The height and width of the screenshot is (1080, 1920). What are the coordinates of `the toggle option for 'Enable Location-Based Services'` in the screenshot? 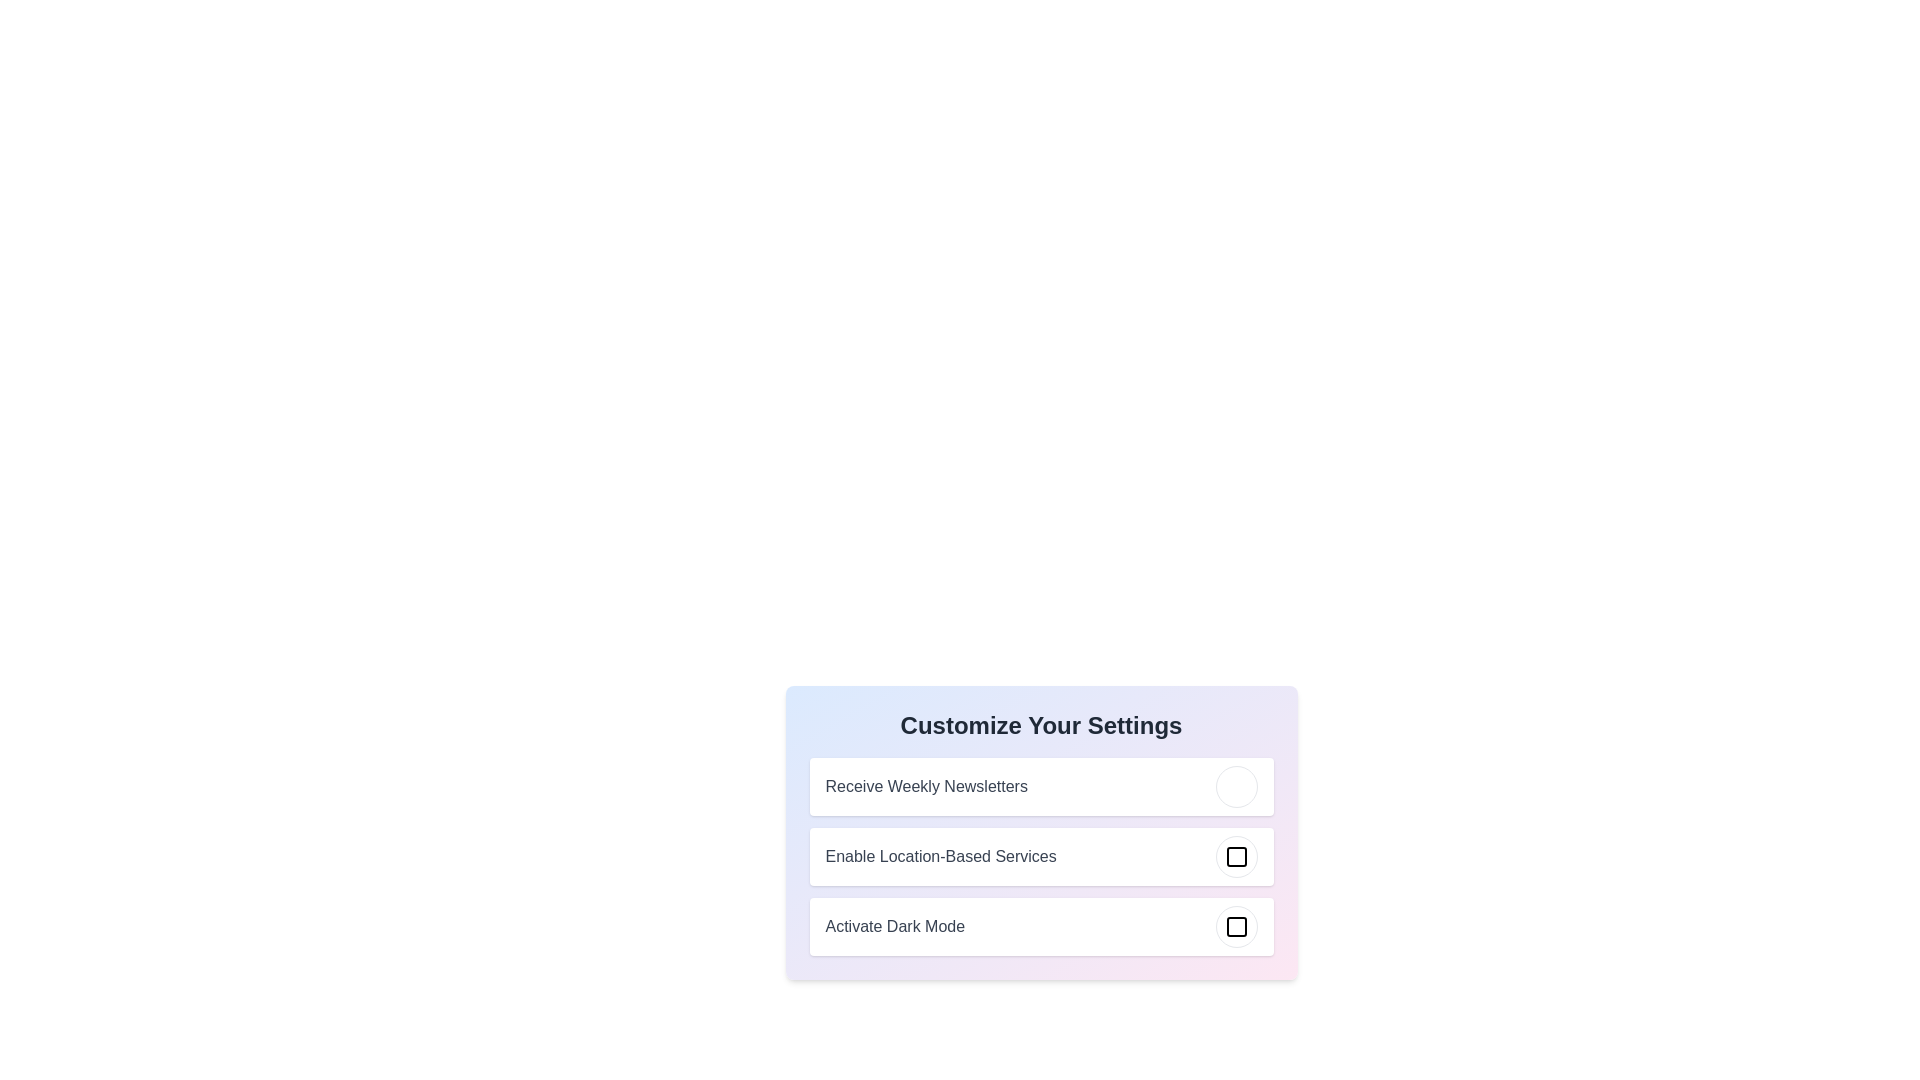 It's located at (1040, 833).